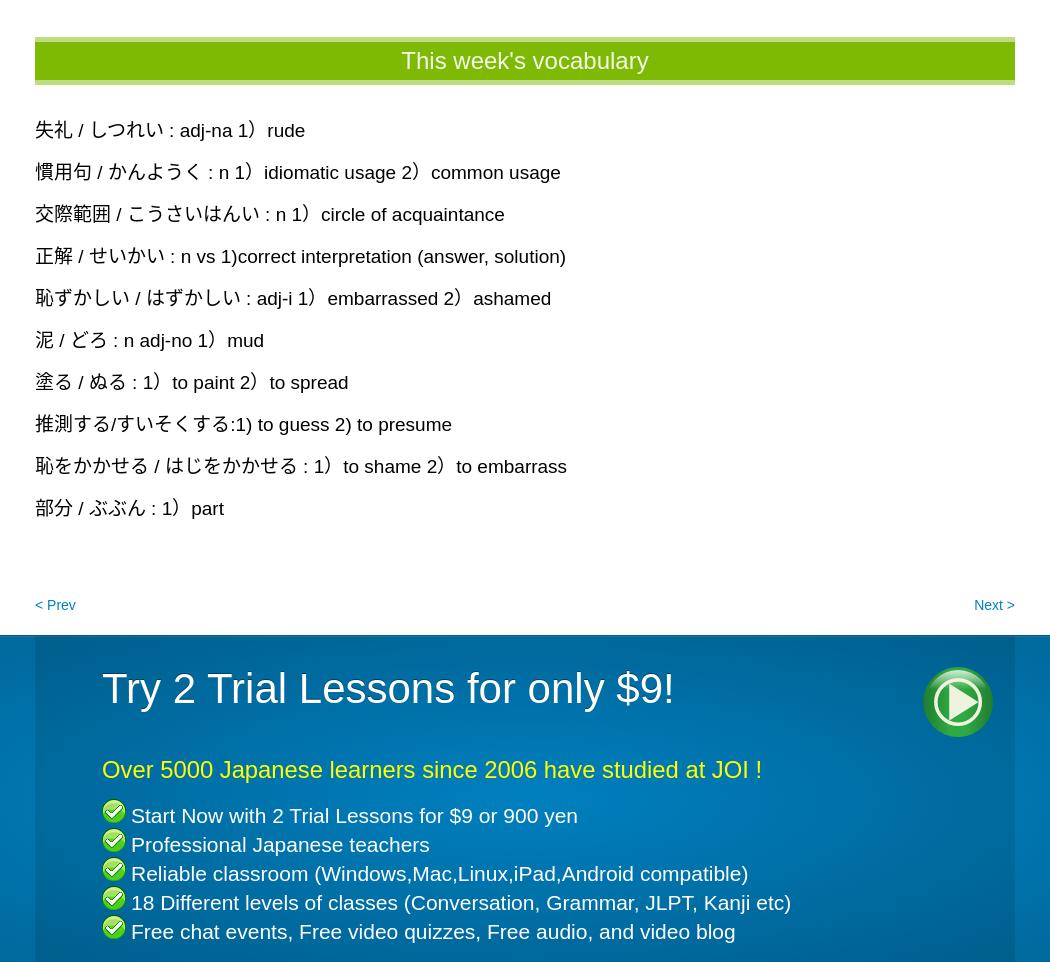 The width and height of the screenshot is (1050, 962). I want to click on '慣用句 / かんようく : n 1）idiomatic usage 2）common usage', so click(296, 171).